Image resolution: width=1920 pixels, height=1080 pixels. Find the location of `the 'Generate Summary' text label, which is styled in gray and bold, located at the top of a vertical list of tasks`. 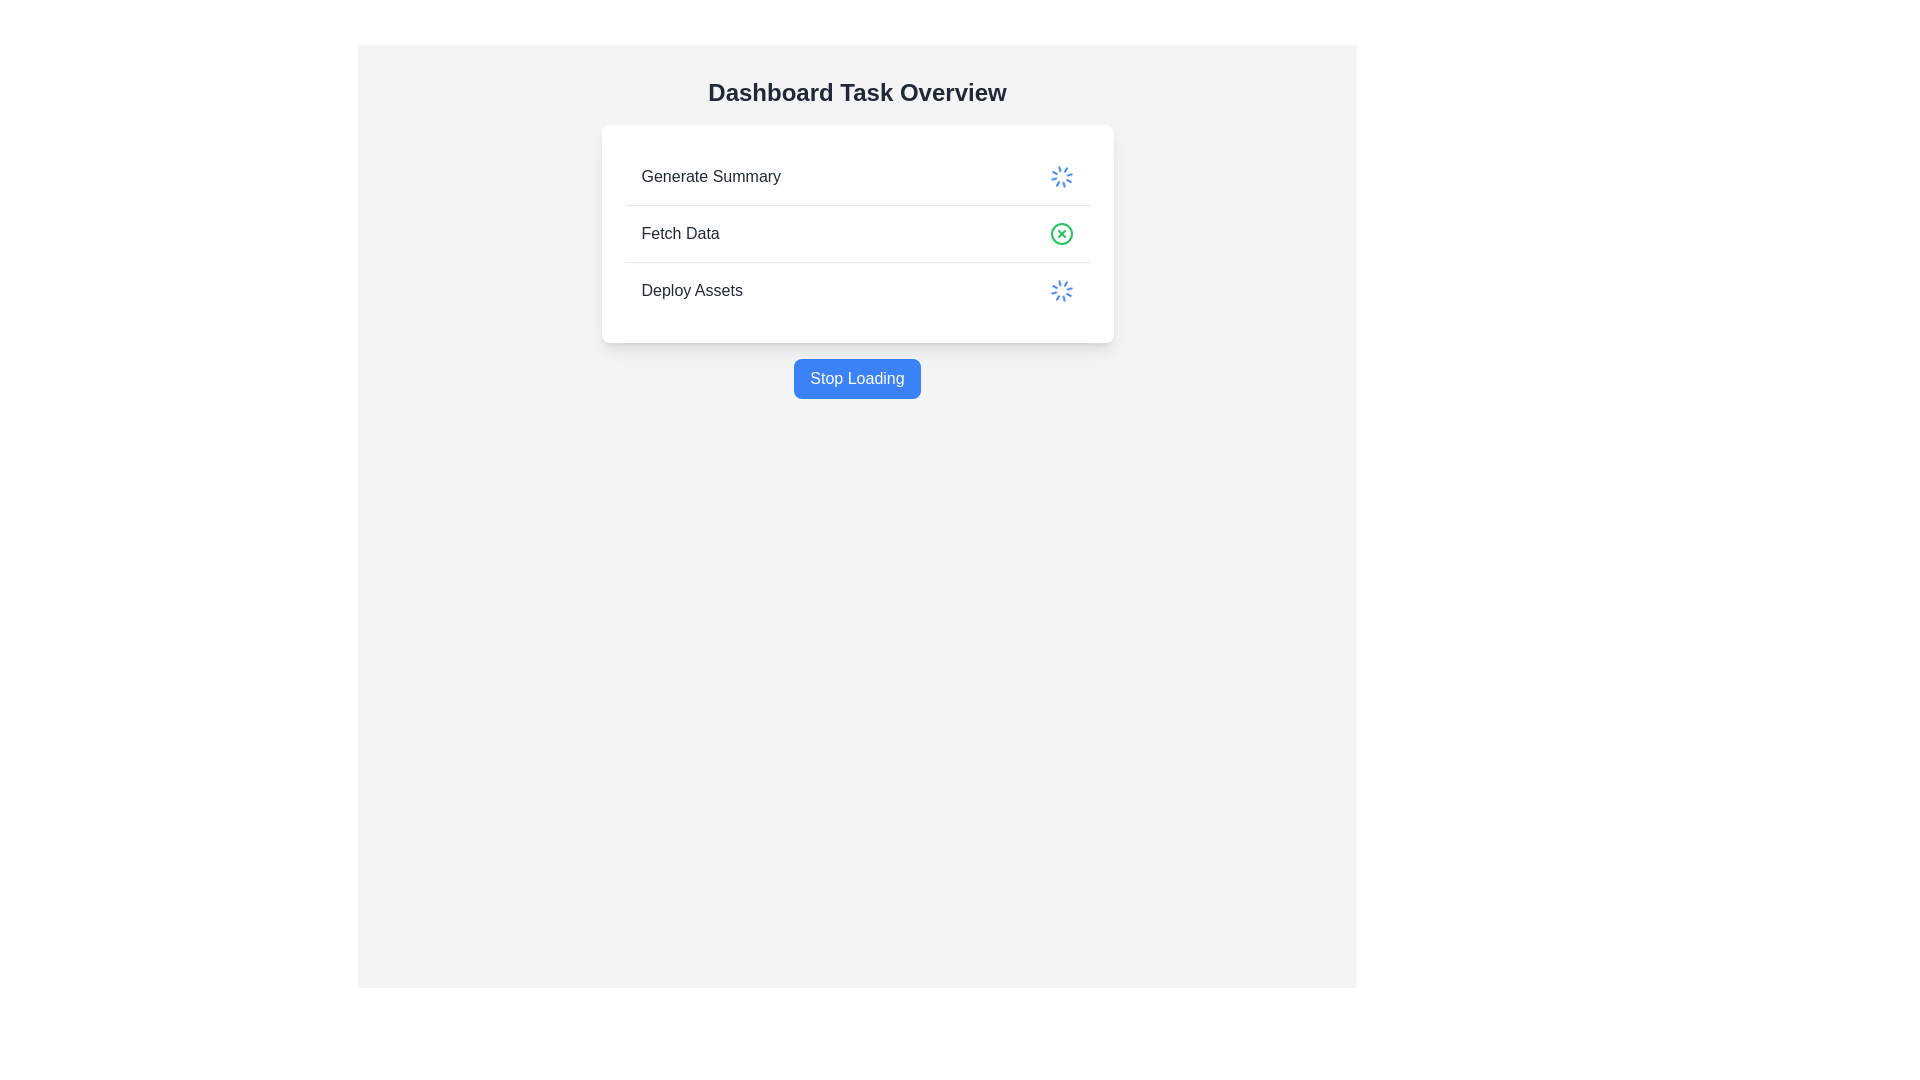

the 'Generate Summary' text label, which is styled in gray and bold, located at the top of a vertical list of tasks is located at coordinates (711, 176).